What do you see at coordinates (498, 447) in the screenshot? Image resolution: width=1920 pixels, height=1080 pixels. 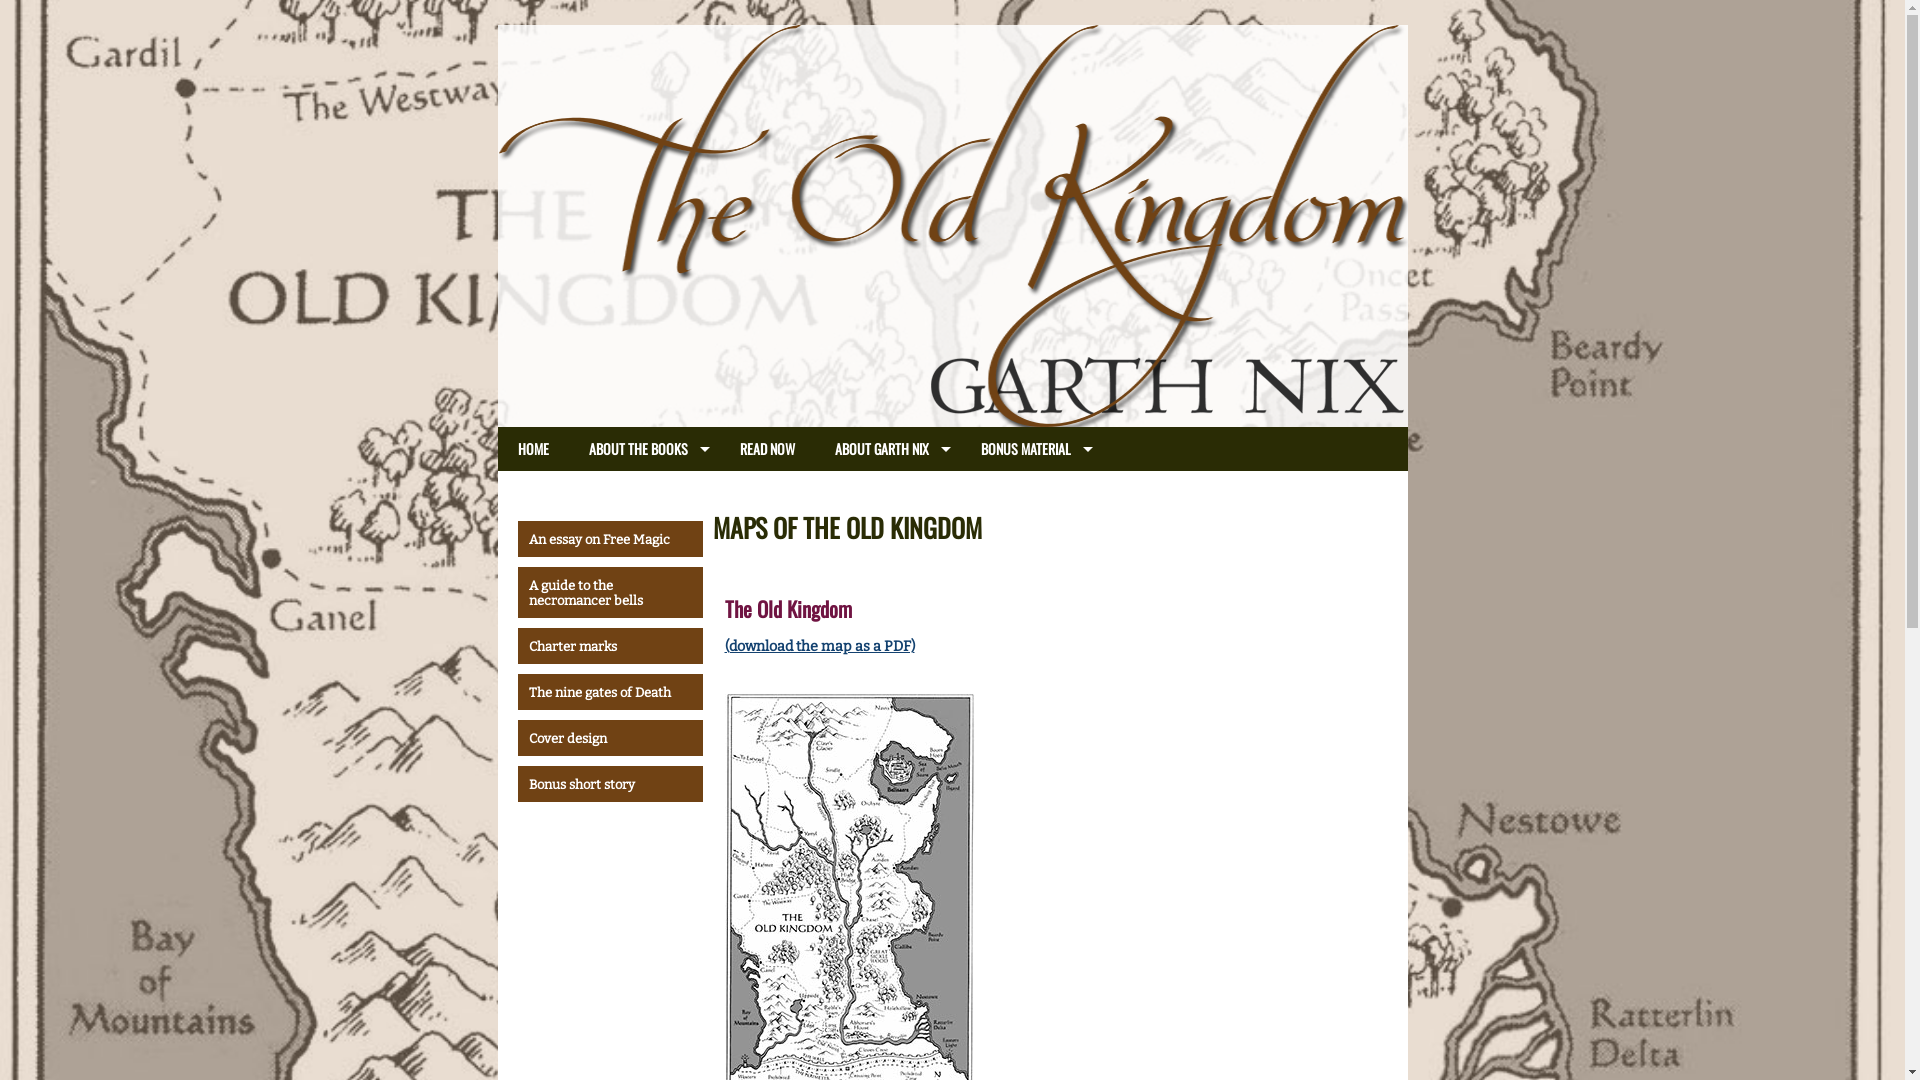 I see `'HOME'` at bounding box center [498, 447].